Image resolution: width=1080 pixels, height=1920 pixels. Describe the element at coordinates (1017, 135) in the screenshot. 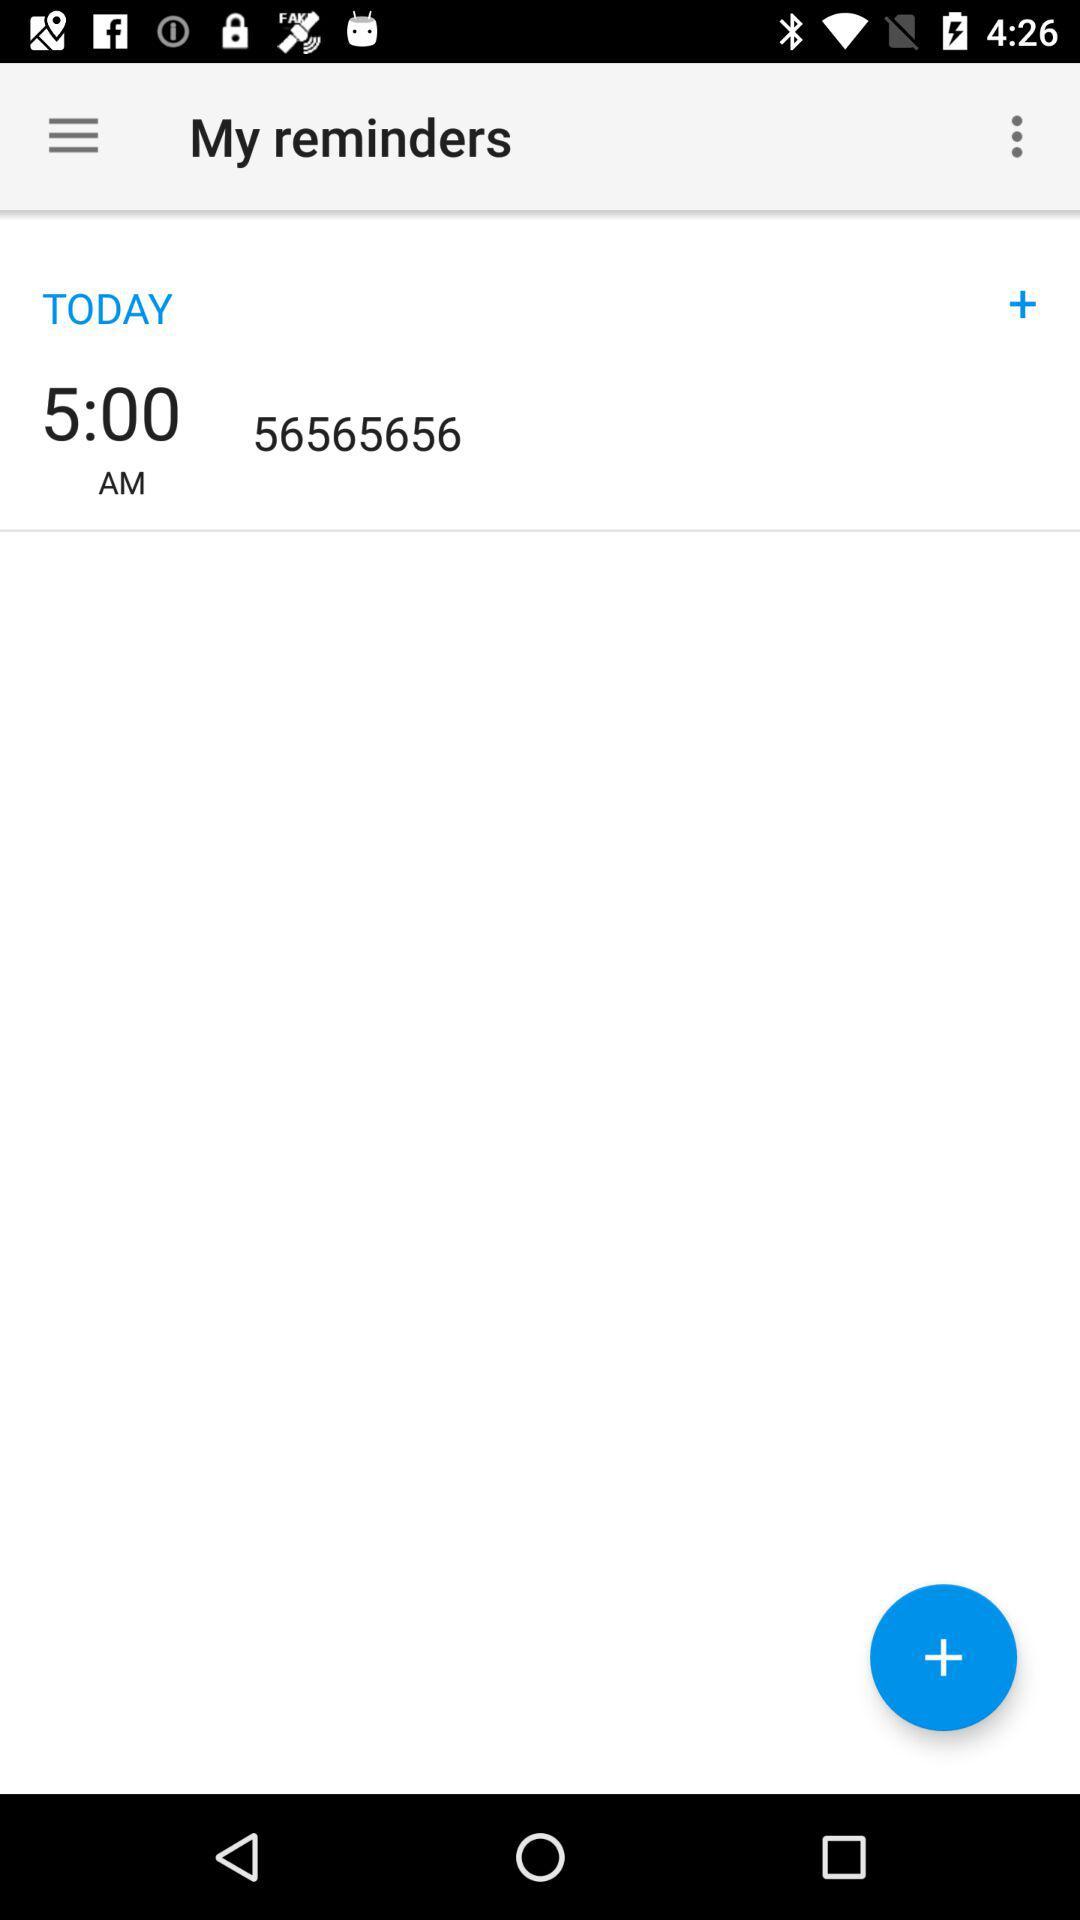

I see `the icon to the right of my reminders item` at that location.